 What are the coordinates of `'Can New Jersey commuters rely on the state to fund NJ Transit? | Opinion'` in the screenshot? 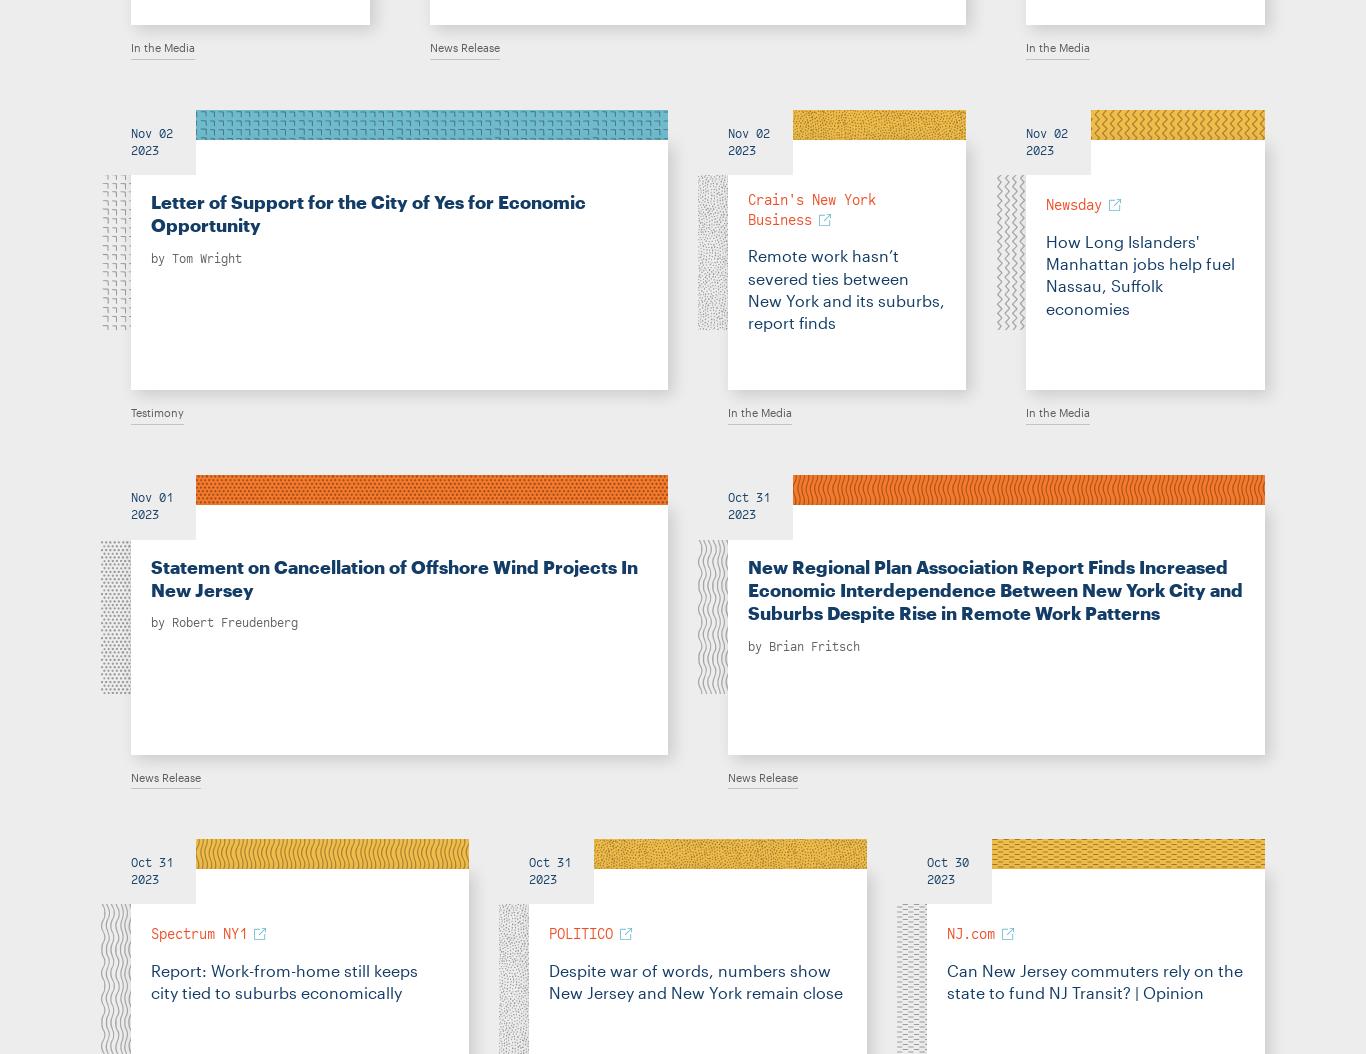 It's located at (945, 980).